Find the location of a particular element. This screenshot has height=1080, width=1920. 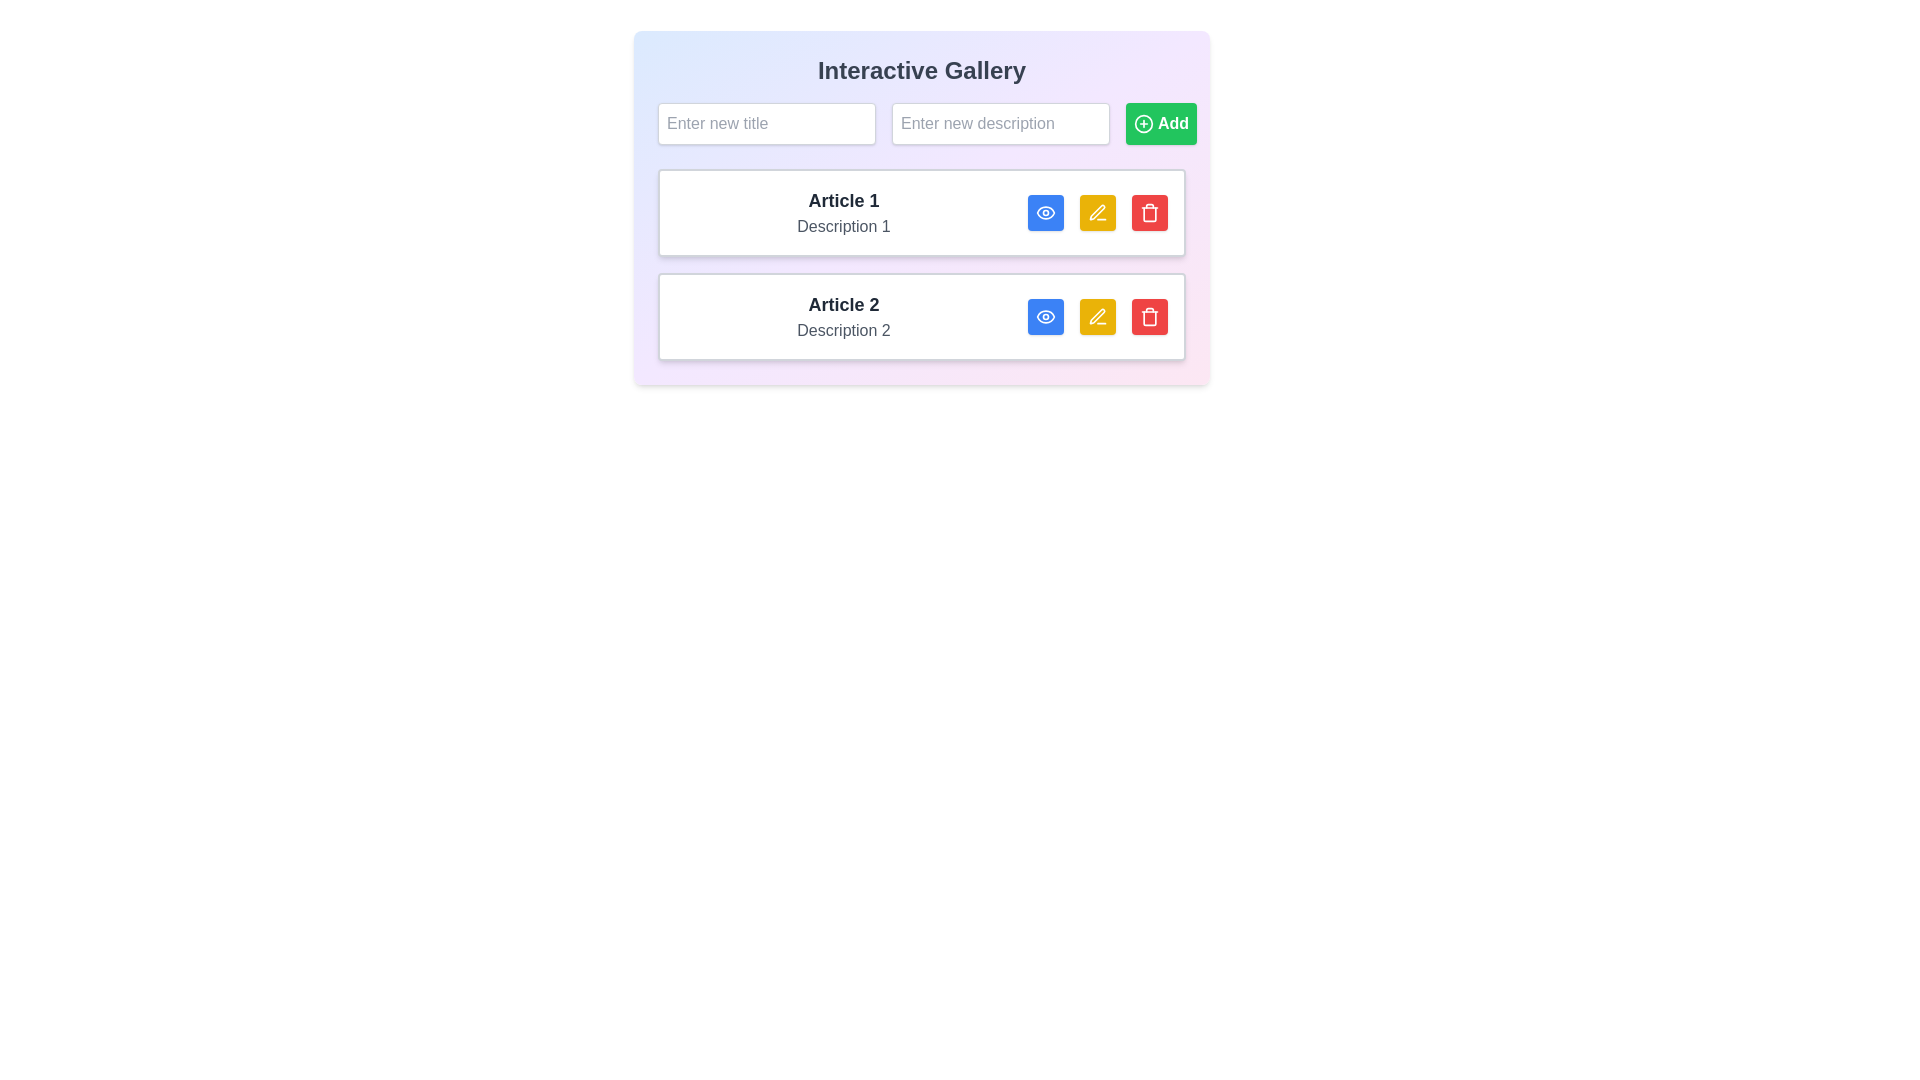

the delete button with an icon located in the upper-right section of the 'Article 1' card to initiate deletion is located at coordinates (1150, 212).